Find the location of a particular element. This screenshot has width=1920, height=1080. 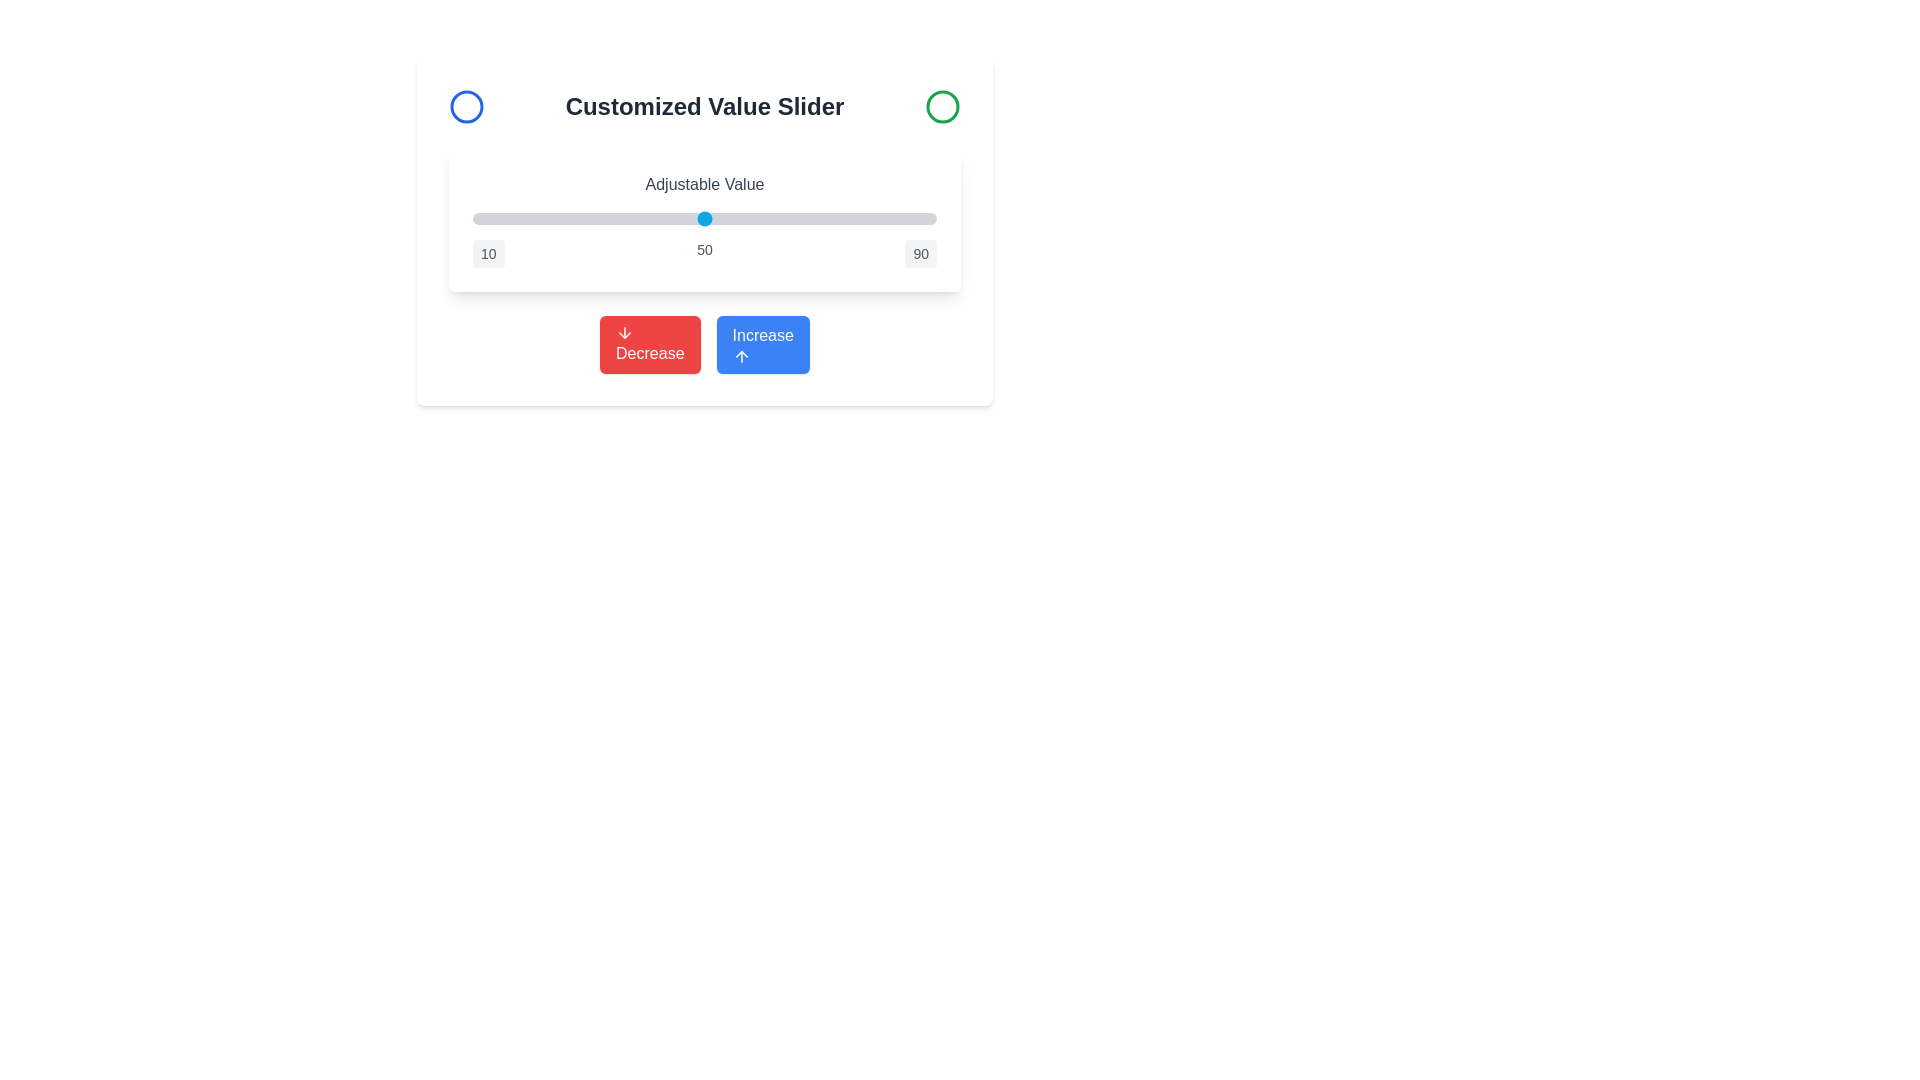

the text label displaying the number '50', which is styled in a standard sans-serif font and positioned between the numerical labels '10' and '90' is located at coordinates (705, 253).